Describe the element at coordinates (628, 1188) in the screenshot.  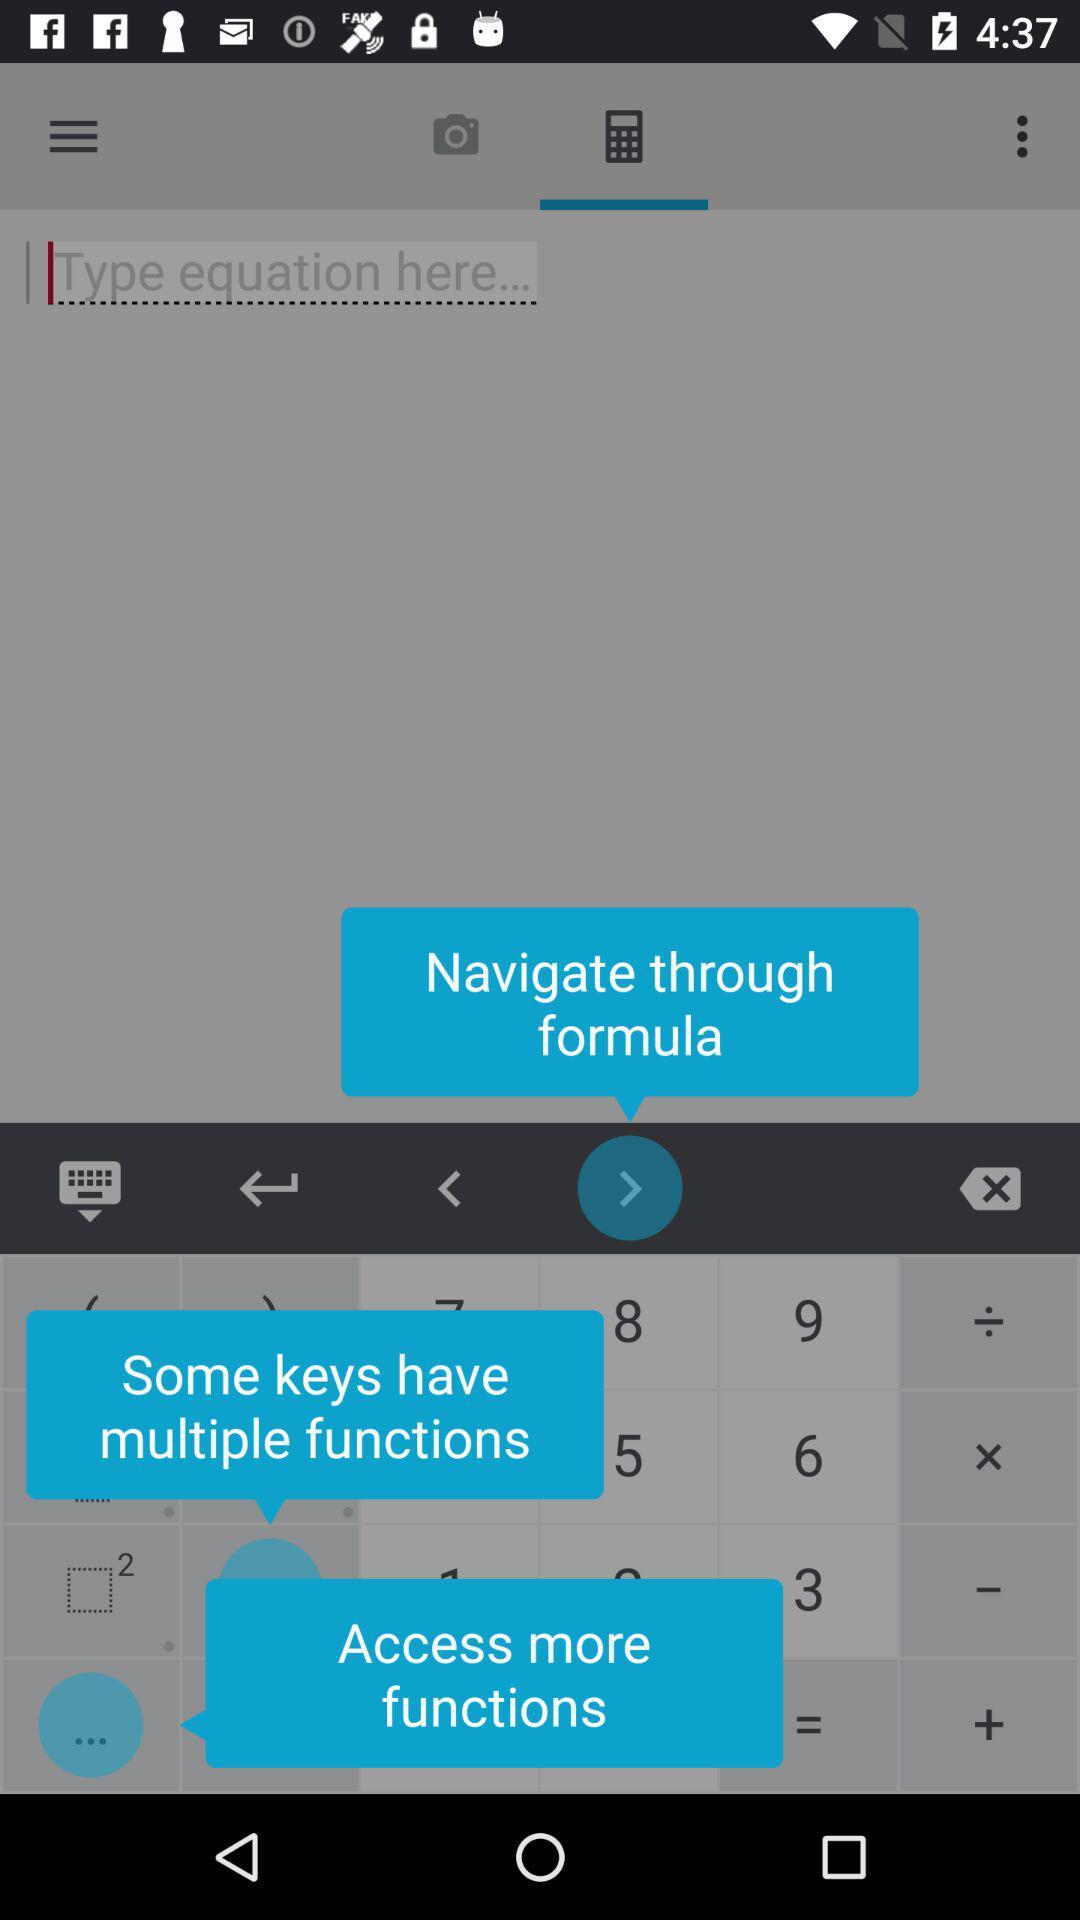
I see `go forward` at that location.